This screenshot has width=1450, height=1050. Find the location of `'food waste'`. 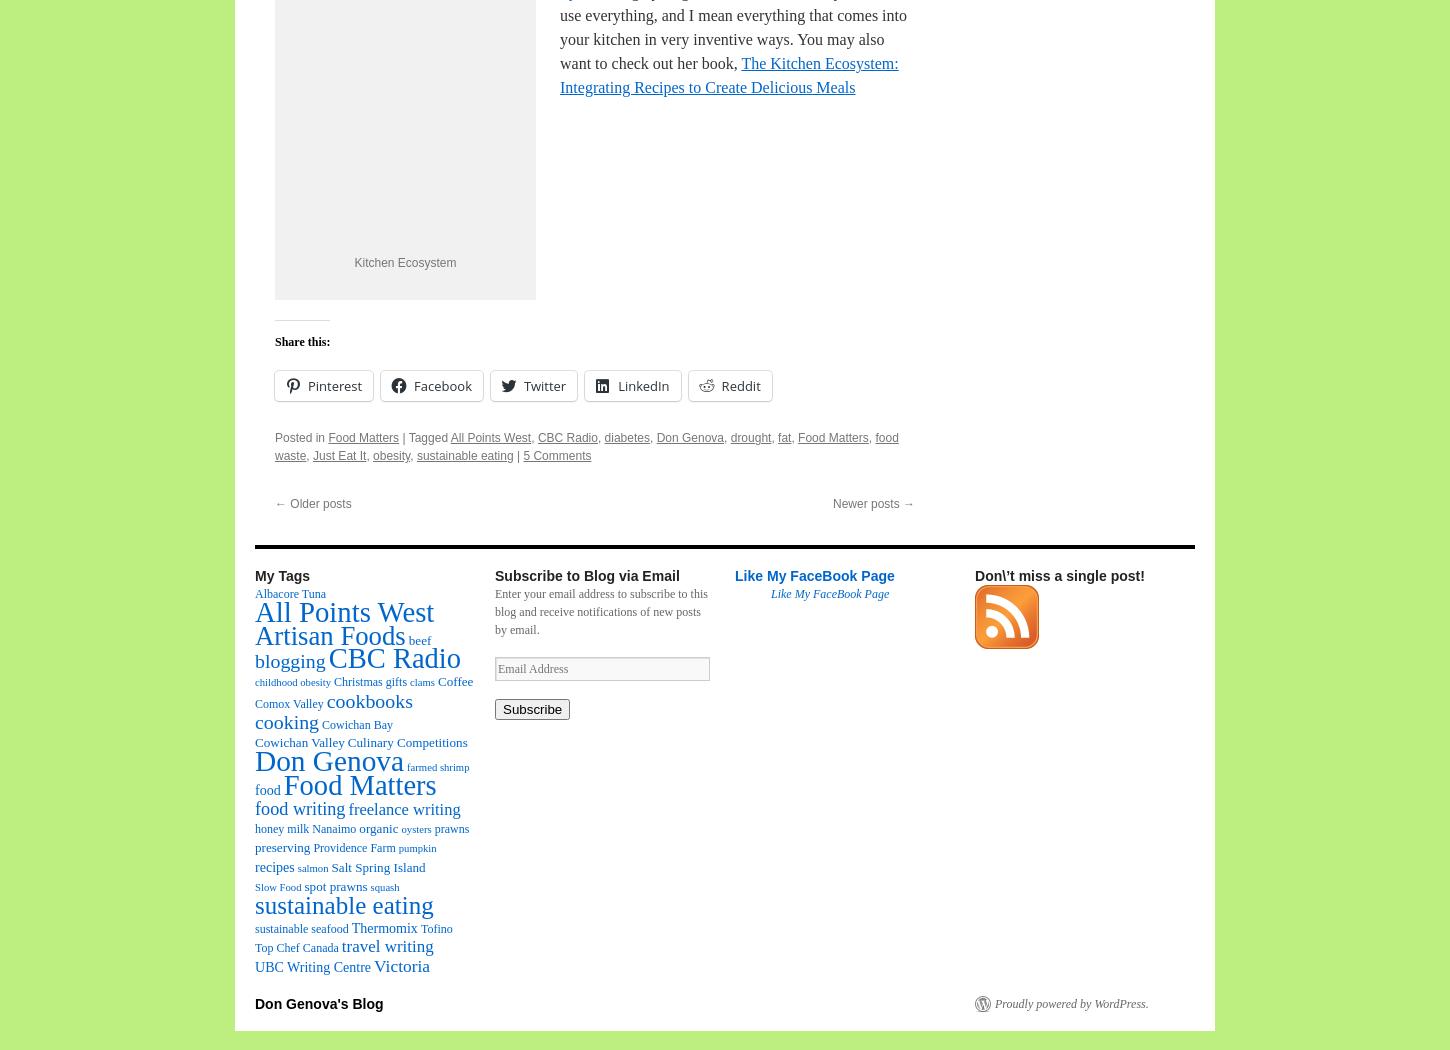

'food waste' is located at coordinates (586, 445).